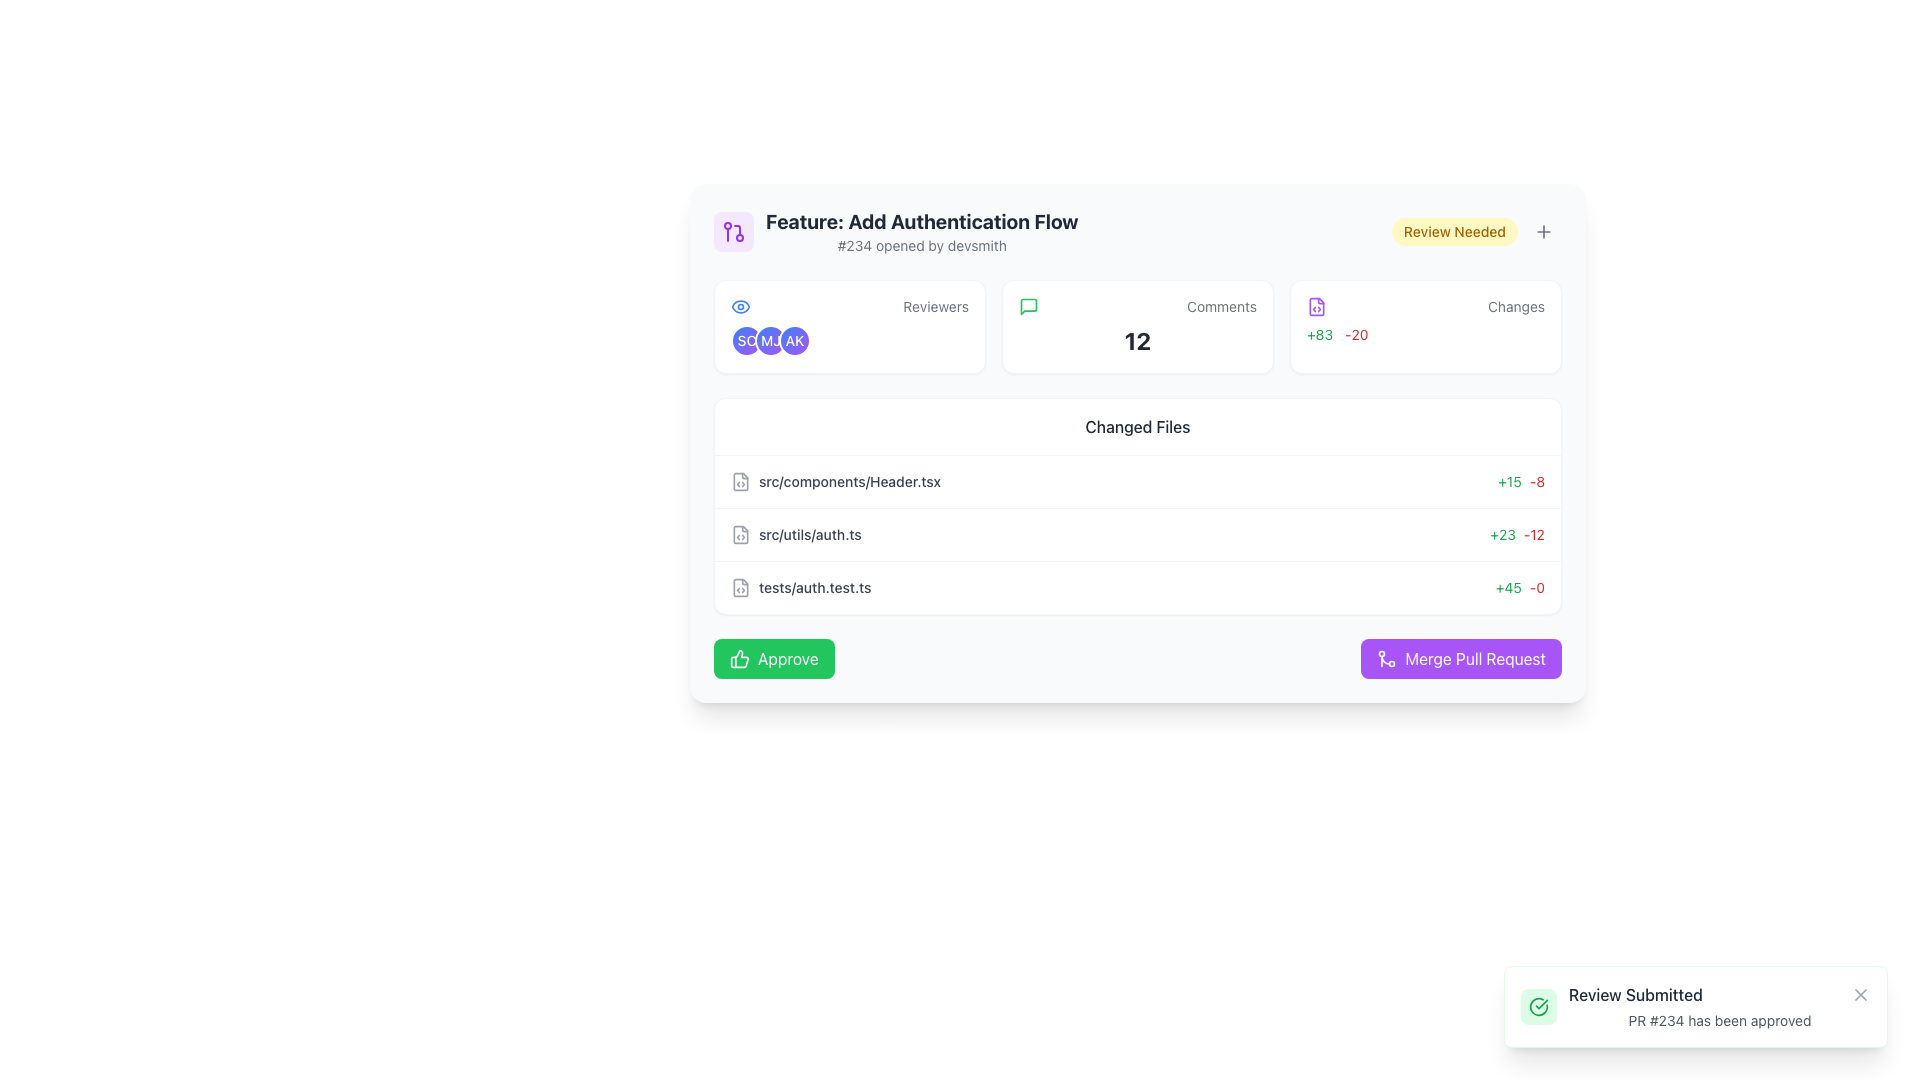  Describe the element at coordinates (835, 482) in the screenshot. I see `the first list item with the file icon and text 'src/components/Header.tsx'` at that location.